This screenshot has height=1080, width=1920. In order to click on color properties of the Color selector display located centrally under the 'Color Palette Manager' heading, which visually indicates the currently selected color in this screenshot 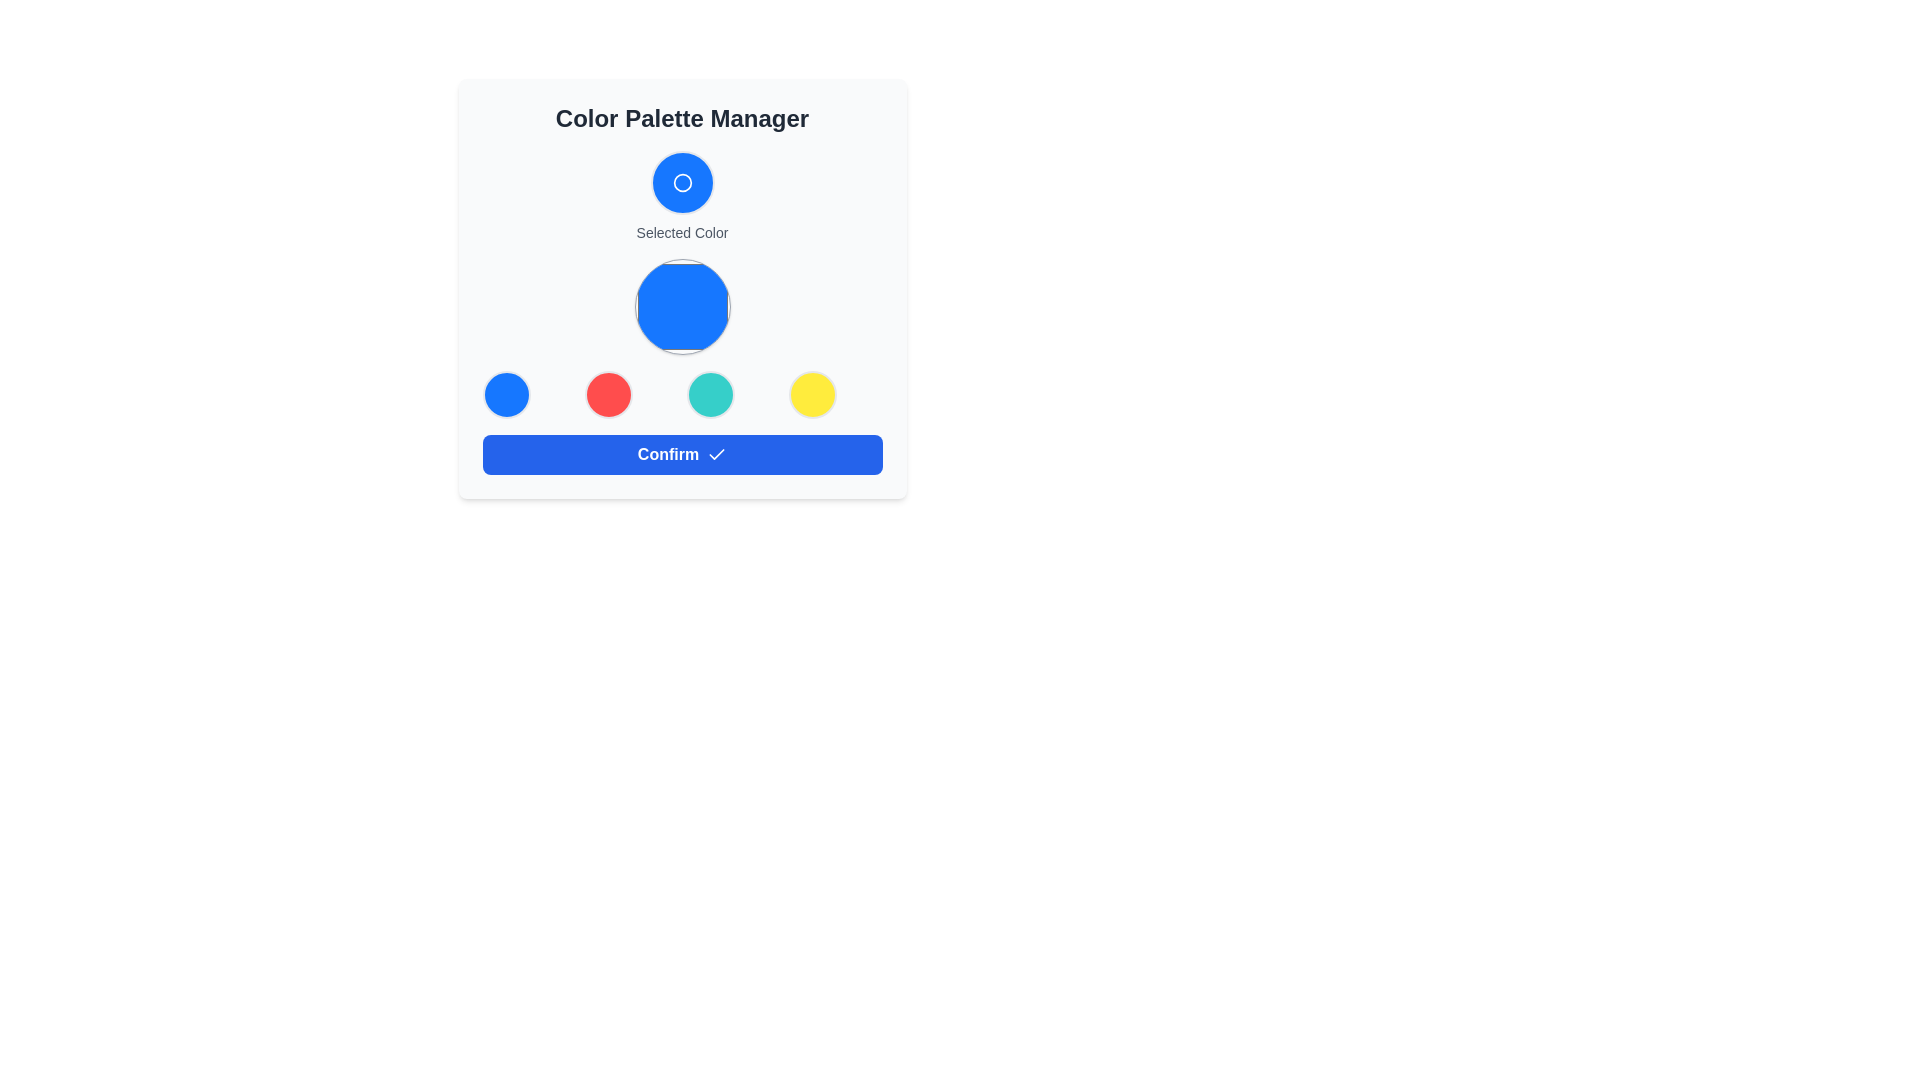, I will do `click(682, 289)`.